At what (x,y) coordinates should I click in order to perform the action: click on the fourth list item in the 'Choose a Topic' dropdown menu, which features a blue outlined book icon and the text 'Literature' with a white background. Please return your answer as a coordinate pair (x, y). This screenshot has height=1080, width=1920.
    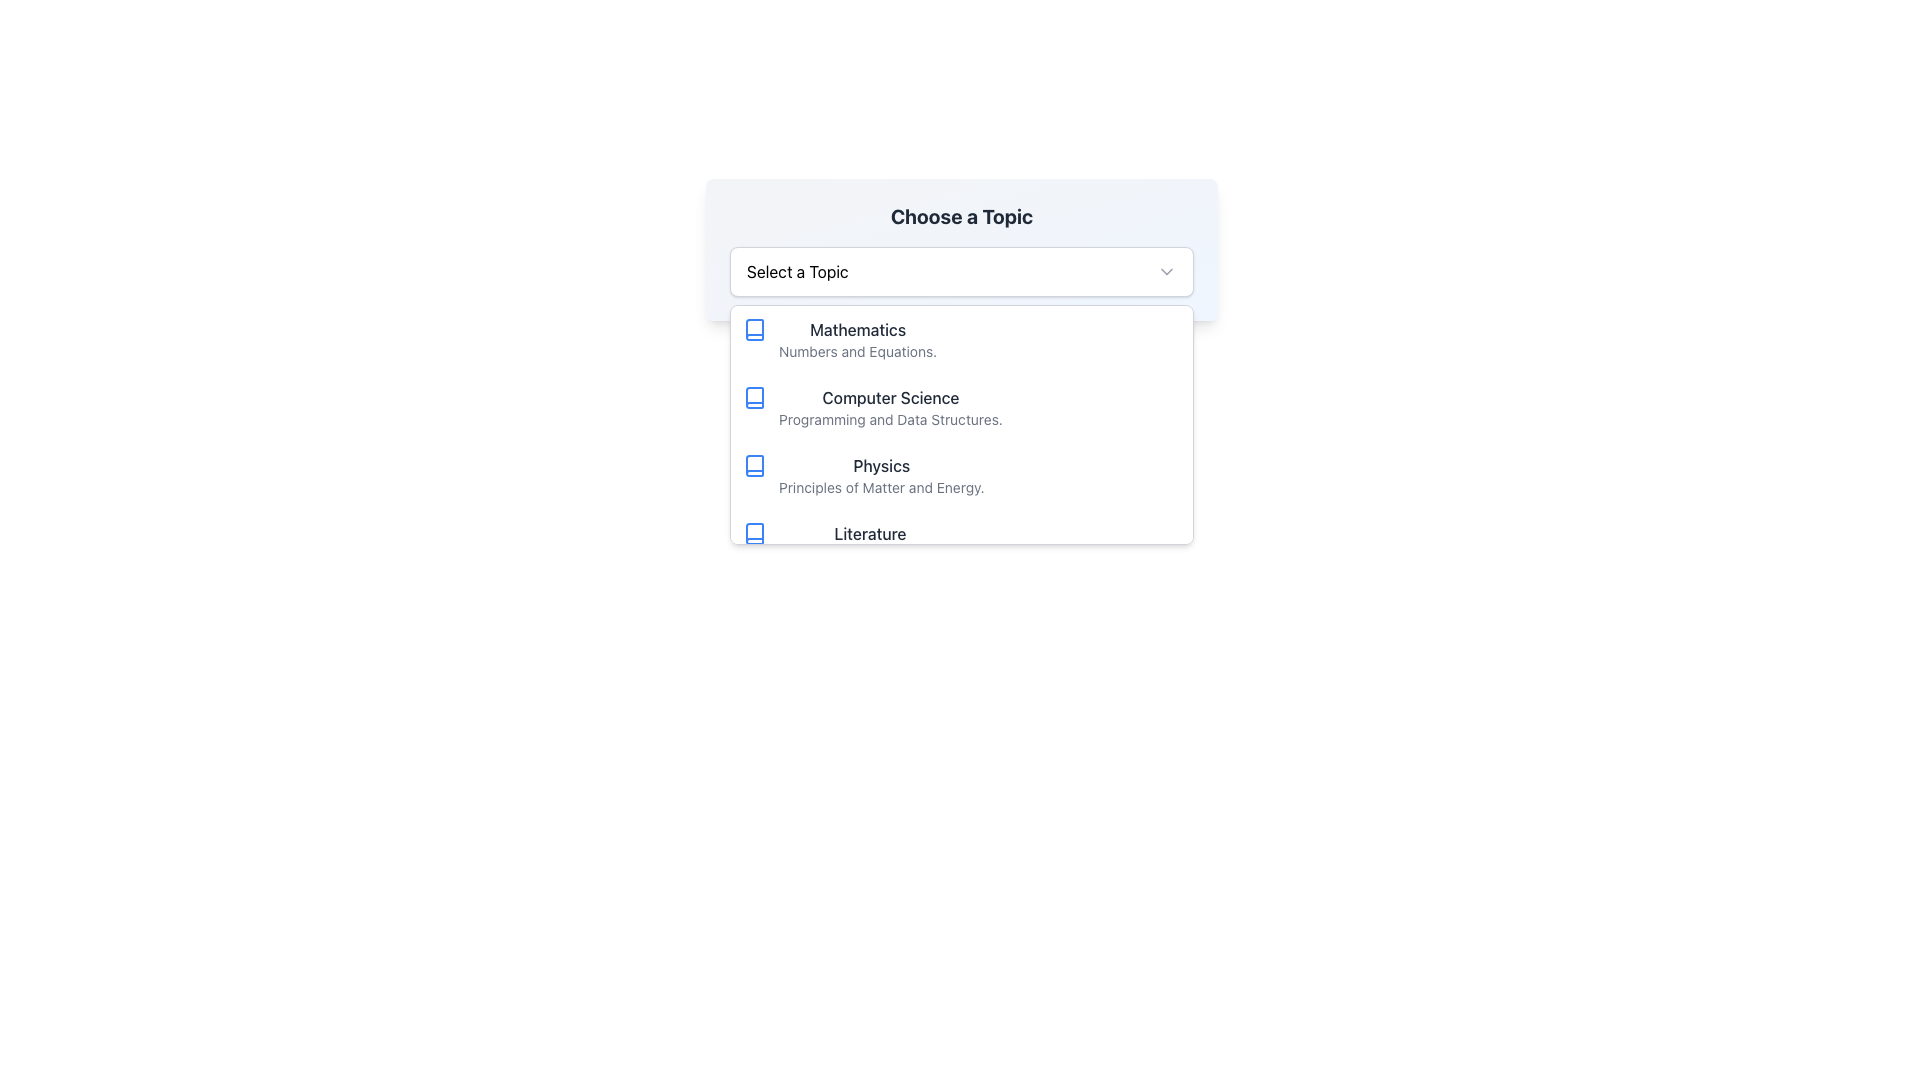
    Looking at the image, I should click on (961, 543).